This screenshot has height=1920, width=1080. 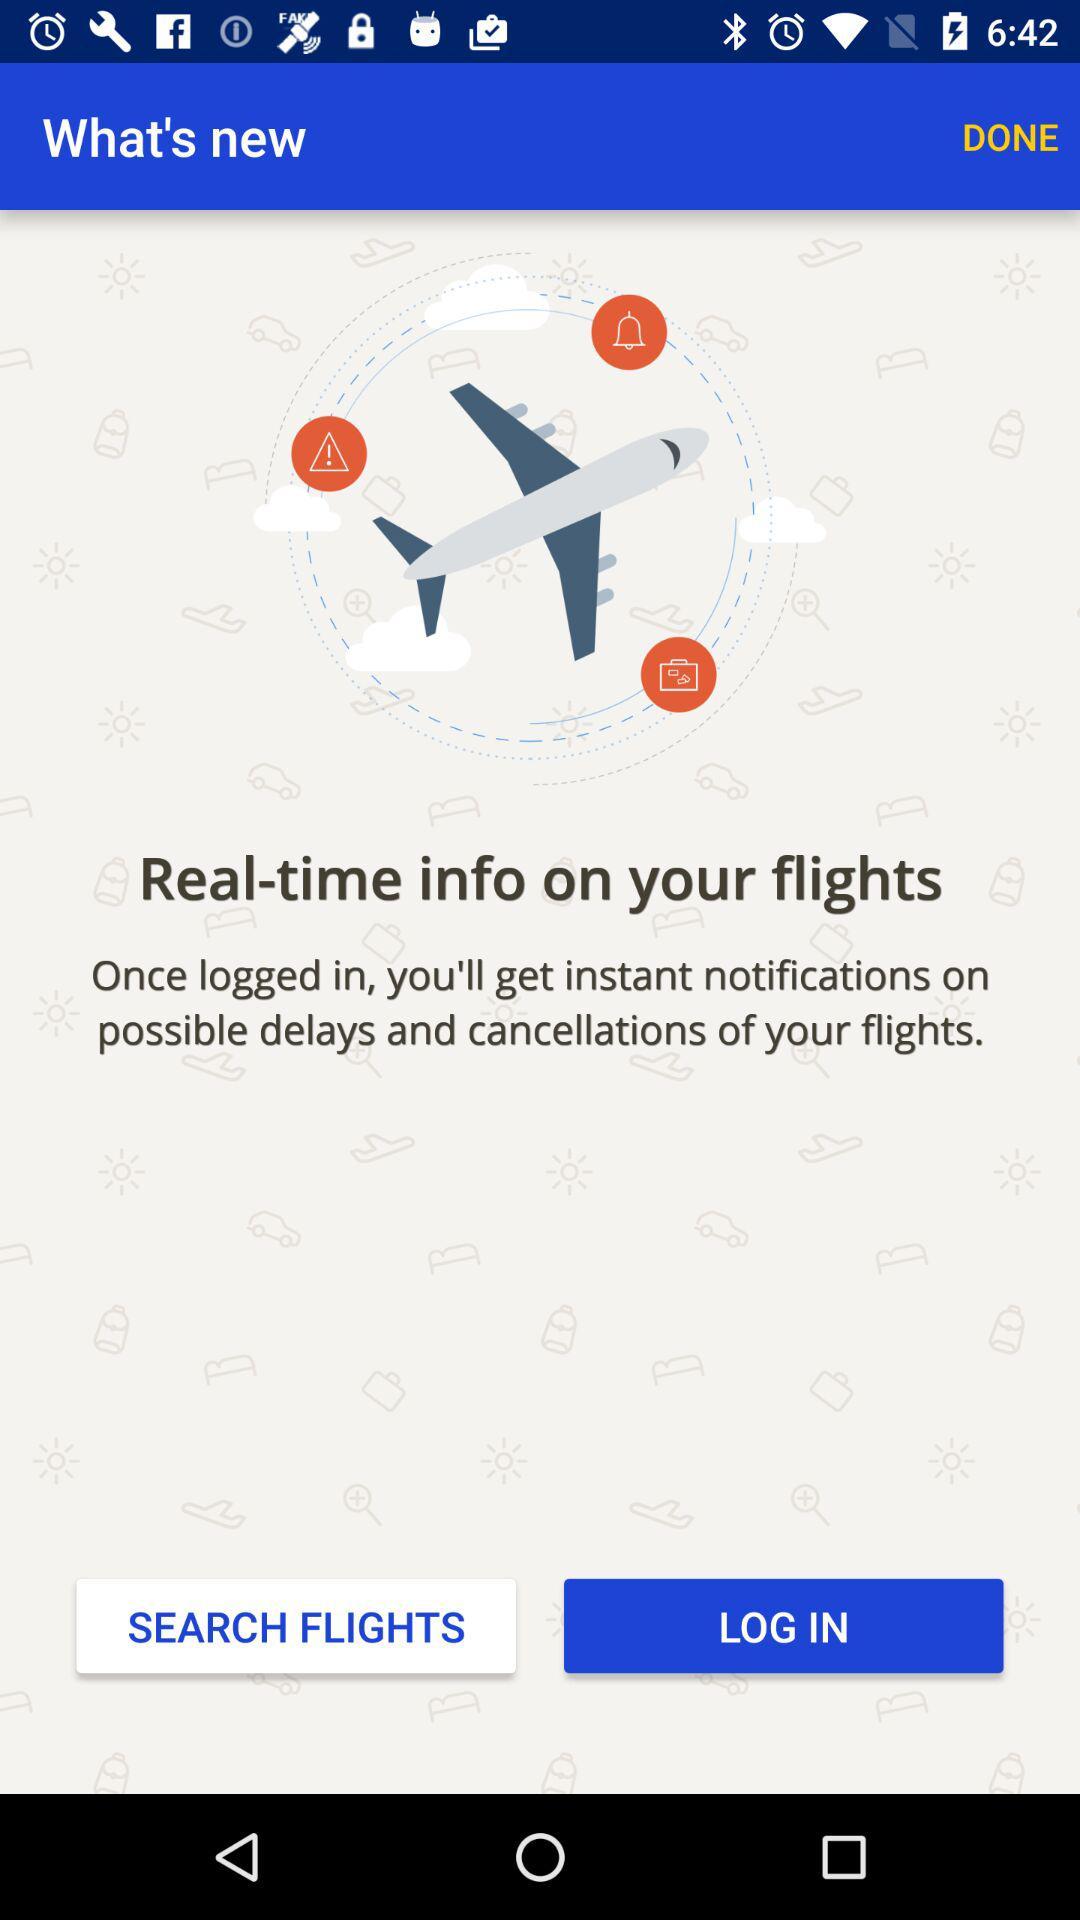 I want to click on the done icon, so click(x=1010, y=135).